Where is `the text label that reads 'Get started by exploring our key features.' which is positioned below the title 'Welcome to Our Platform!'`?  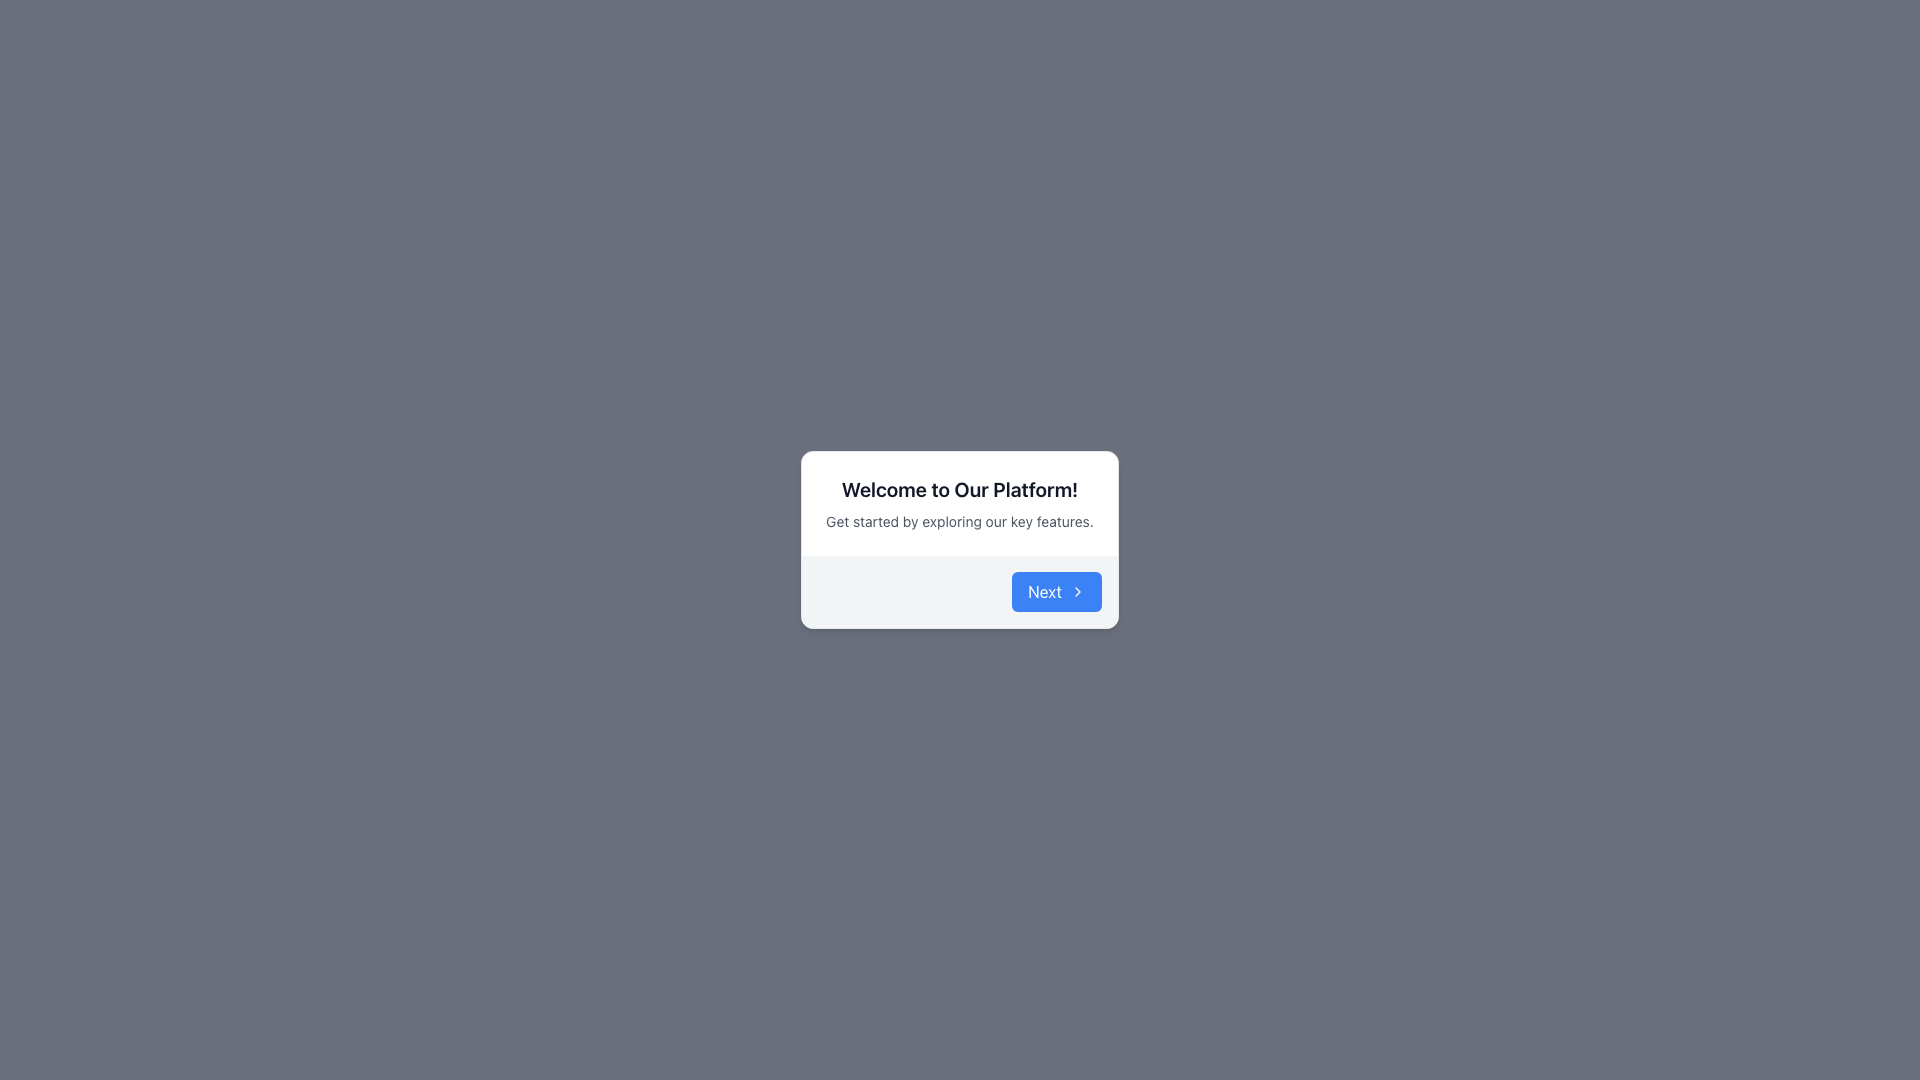 the text label that reads 'Get started by exploring our key features.' which is positioned below the title 'Welcome to Our Platform!' is located at coordinates (960, 520).